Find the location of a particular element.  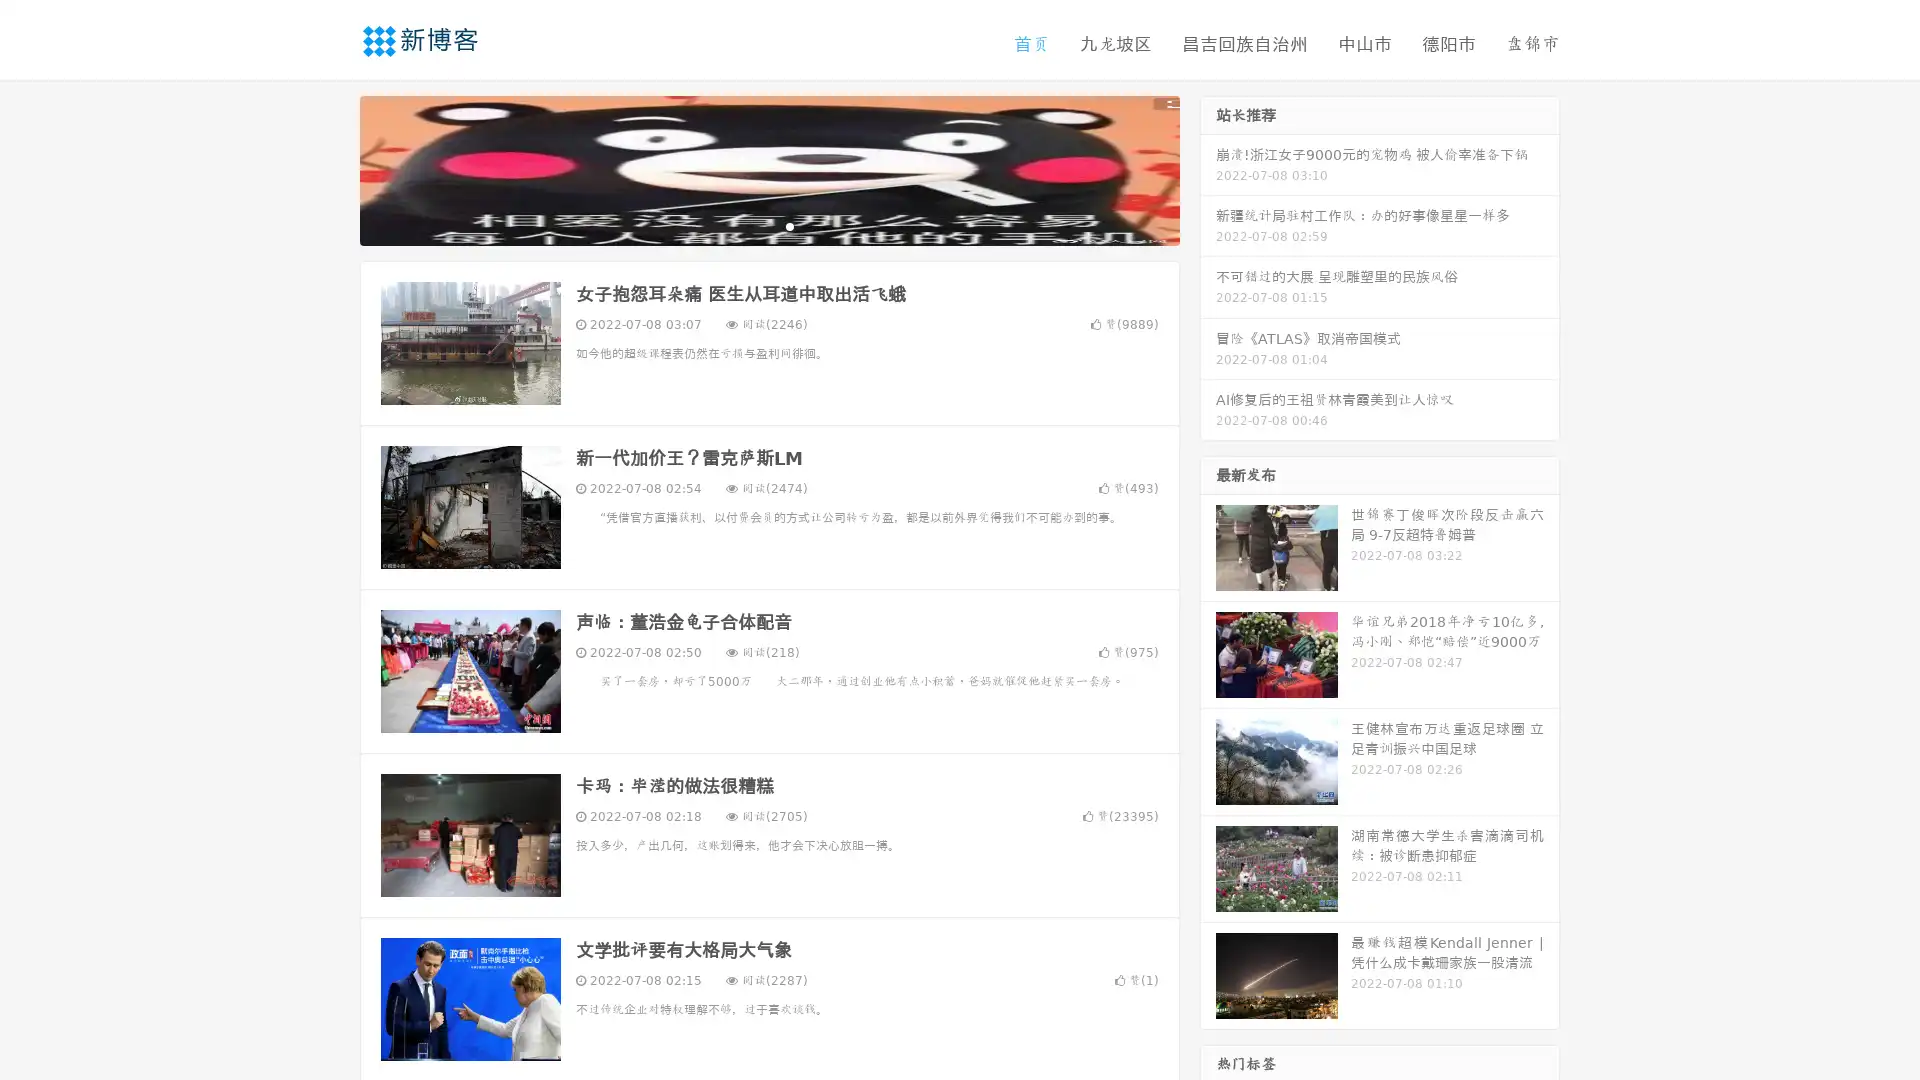

Go to slide 1 is located at coordinates (748, 225).